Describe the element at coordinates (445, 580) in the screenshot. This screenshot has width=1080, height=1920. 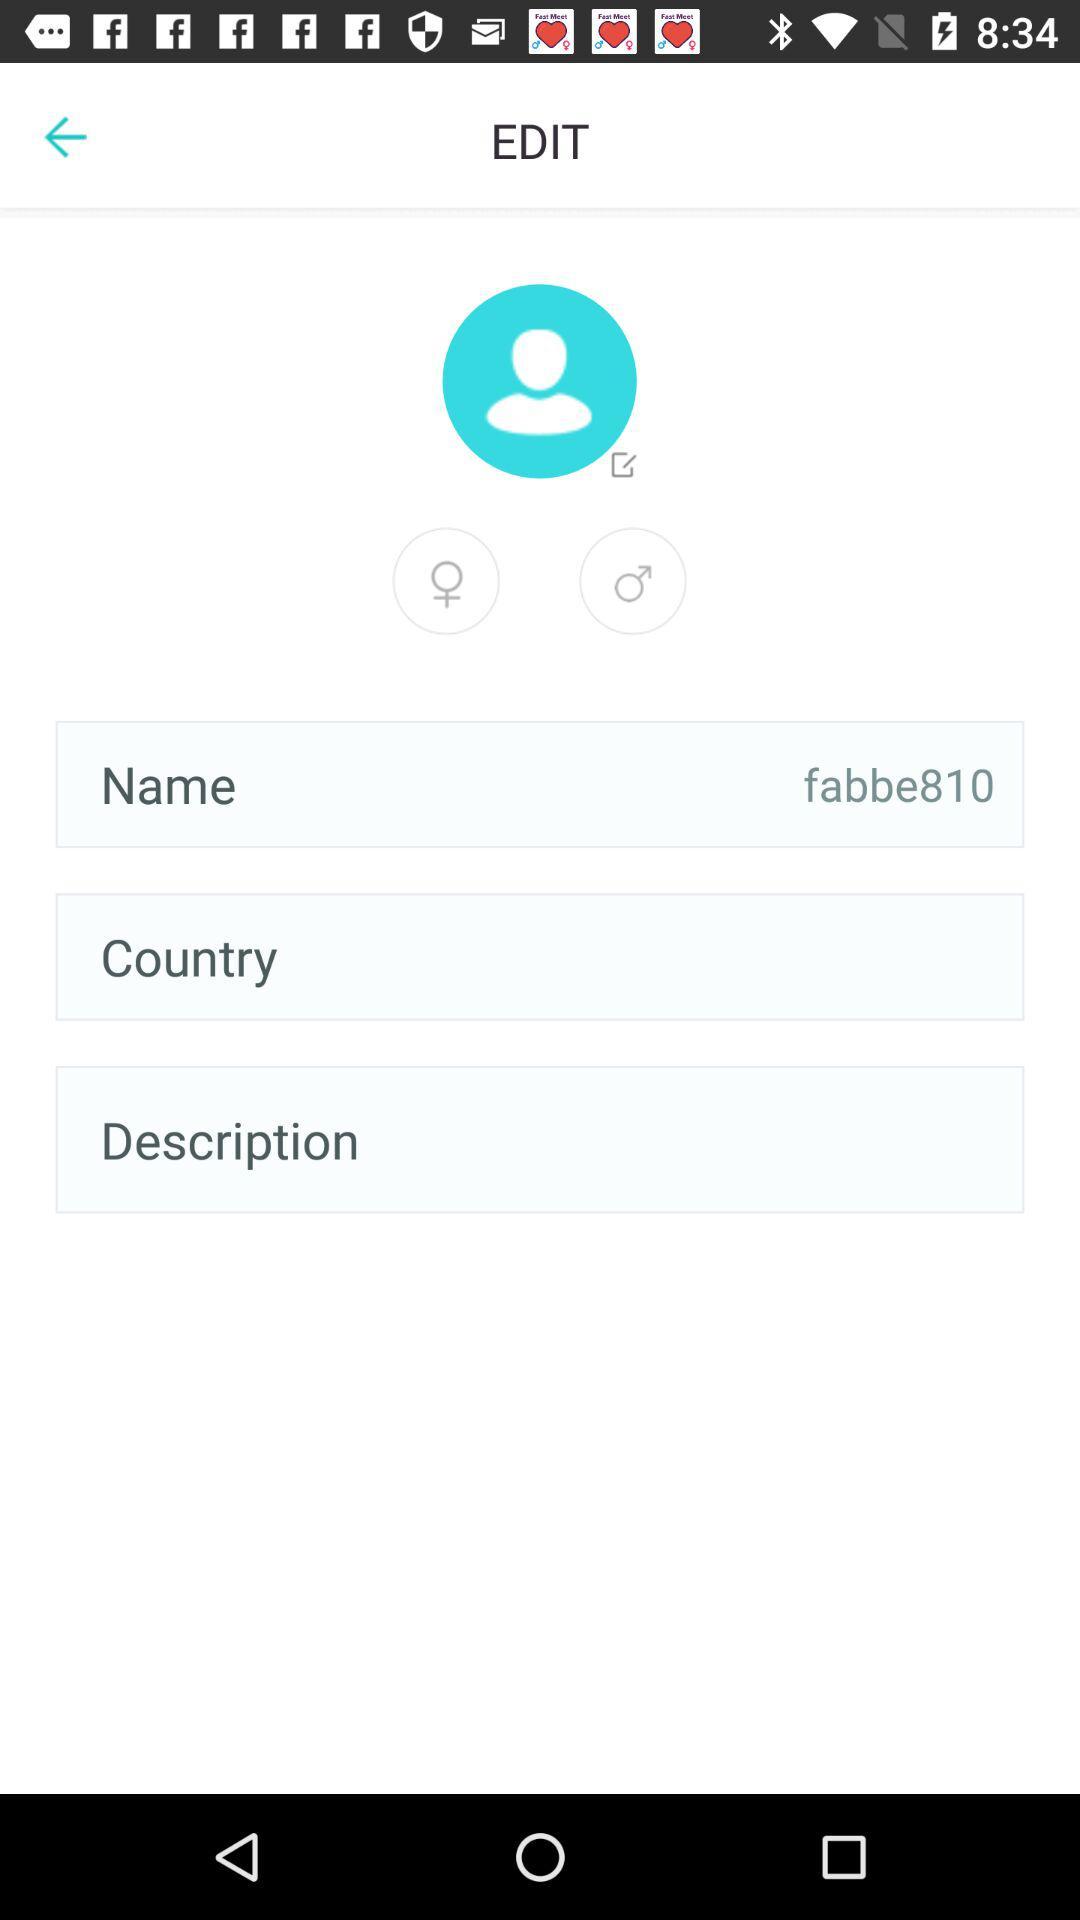
I see `choose male` at that location.